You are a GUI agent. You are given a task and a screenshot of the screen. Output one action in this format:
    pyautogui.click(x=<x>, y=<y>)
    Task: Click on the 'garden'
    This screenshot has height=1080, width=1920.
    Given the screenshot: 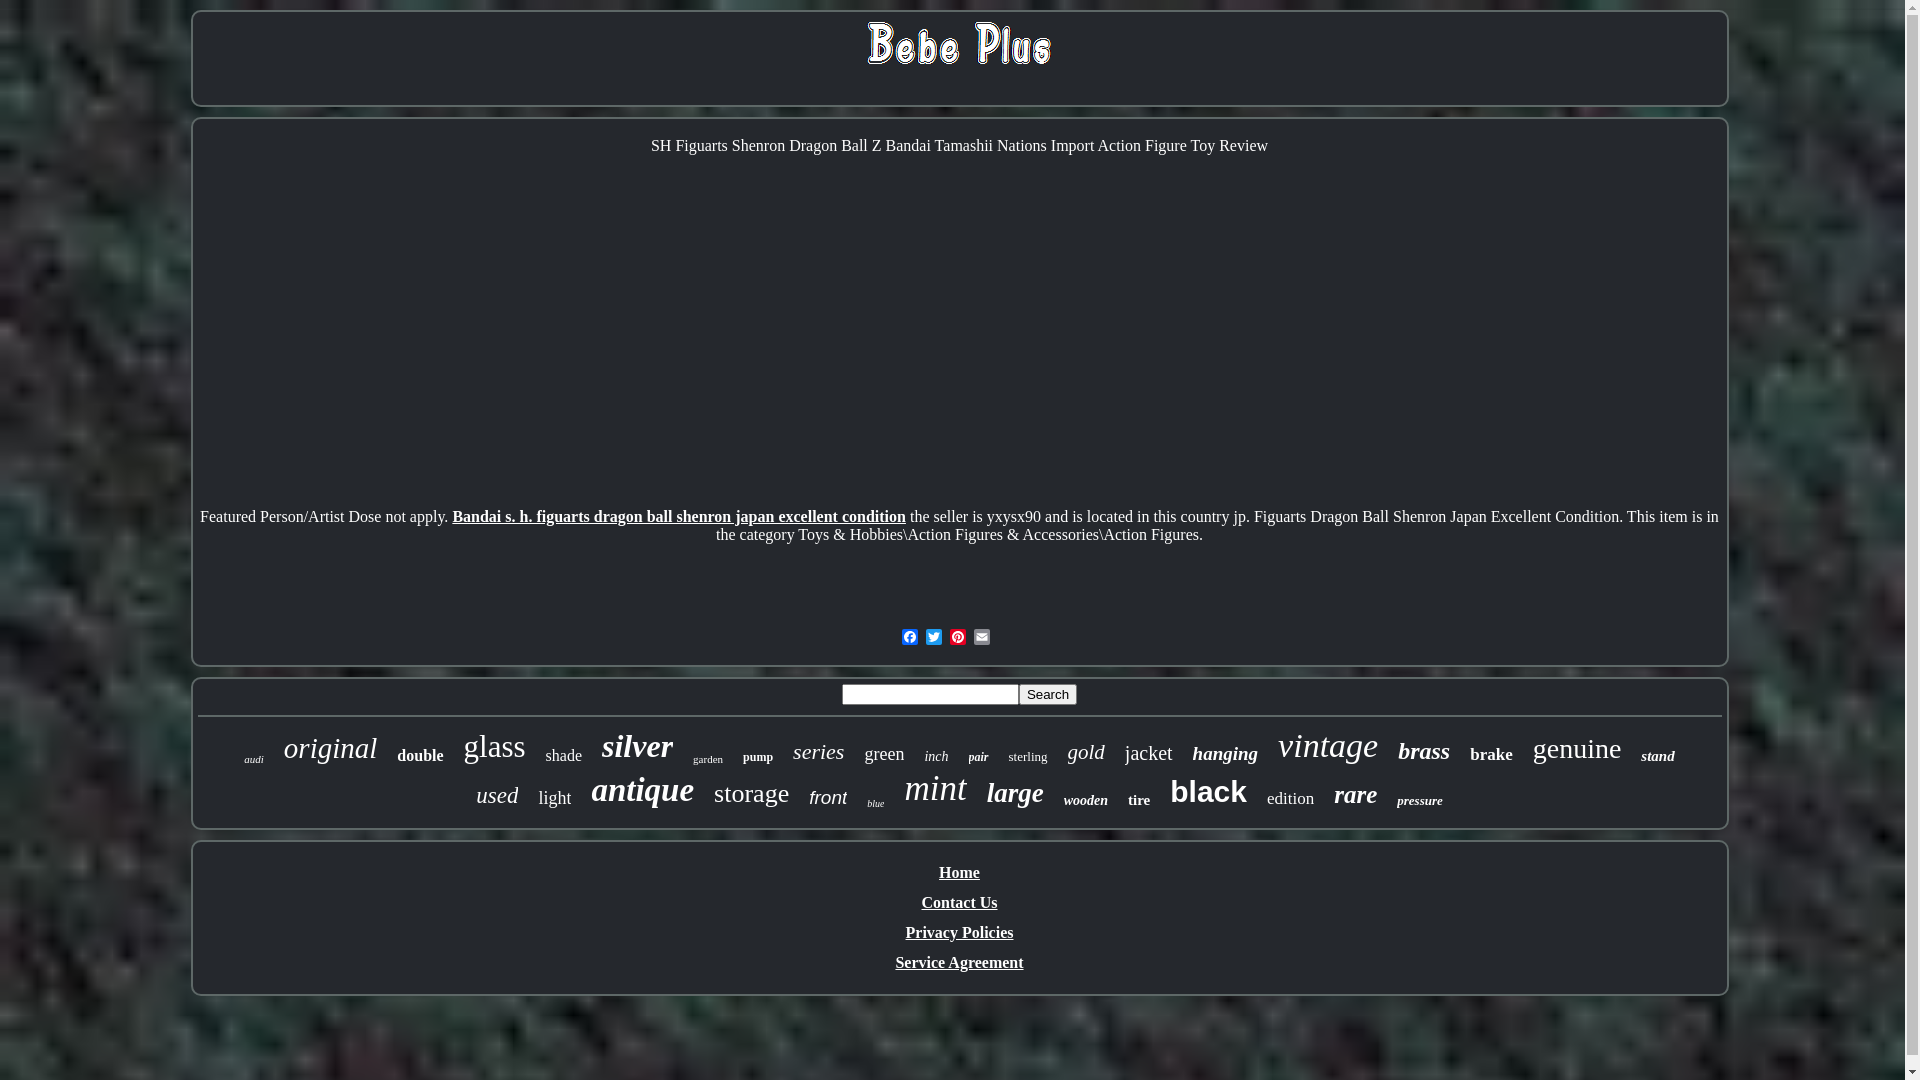 What is the action you would take?
    pyautogui.click(x=692, y=759)
    